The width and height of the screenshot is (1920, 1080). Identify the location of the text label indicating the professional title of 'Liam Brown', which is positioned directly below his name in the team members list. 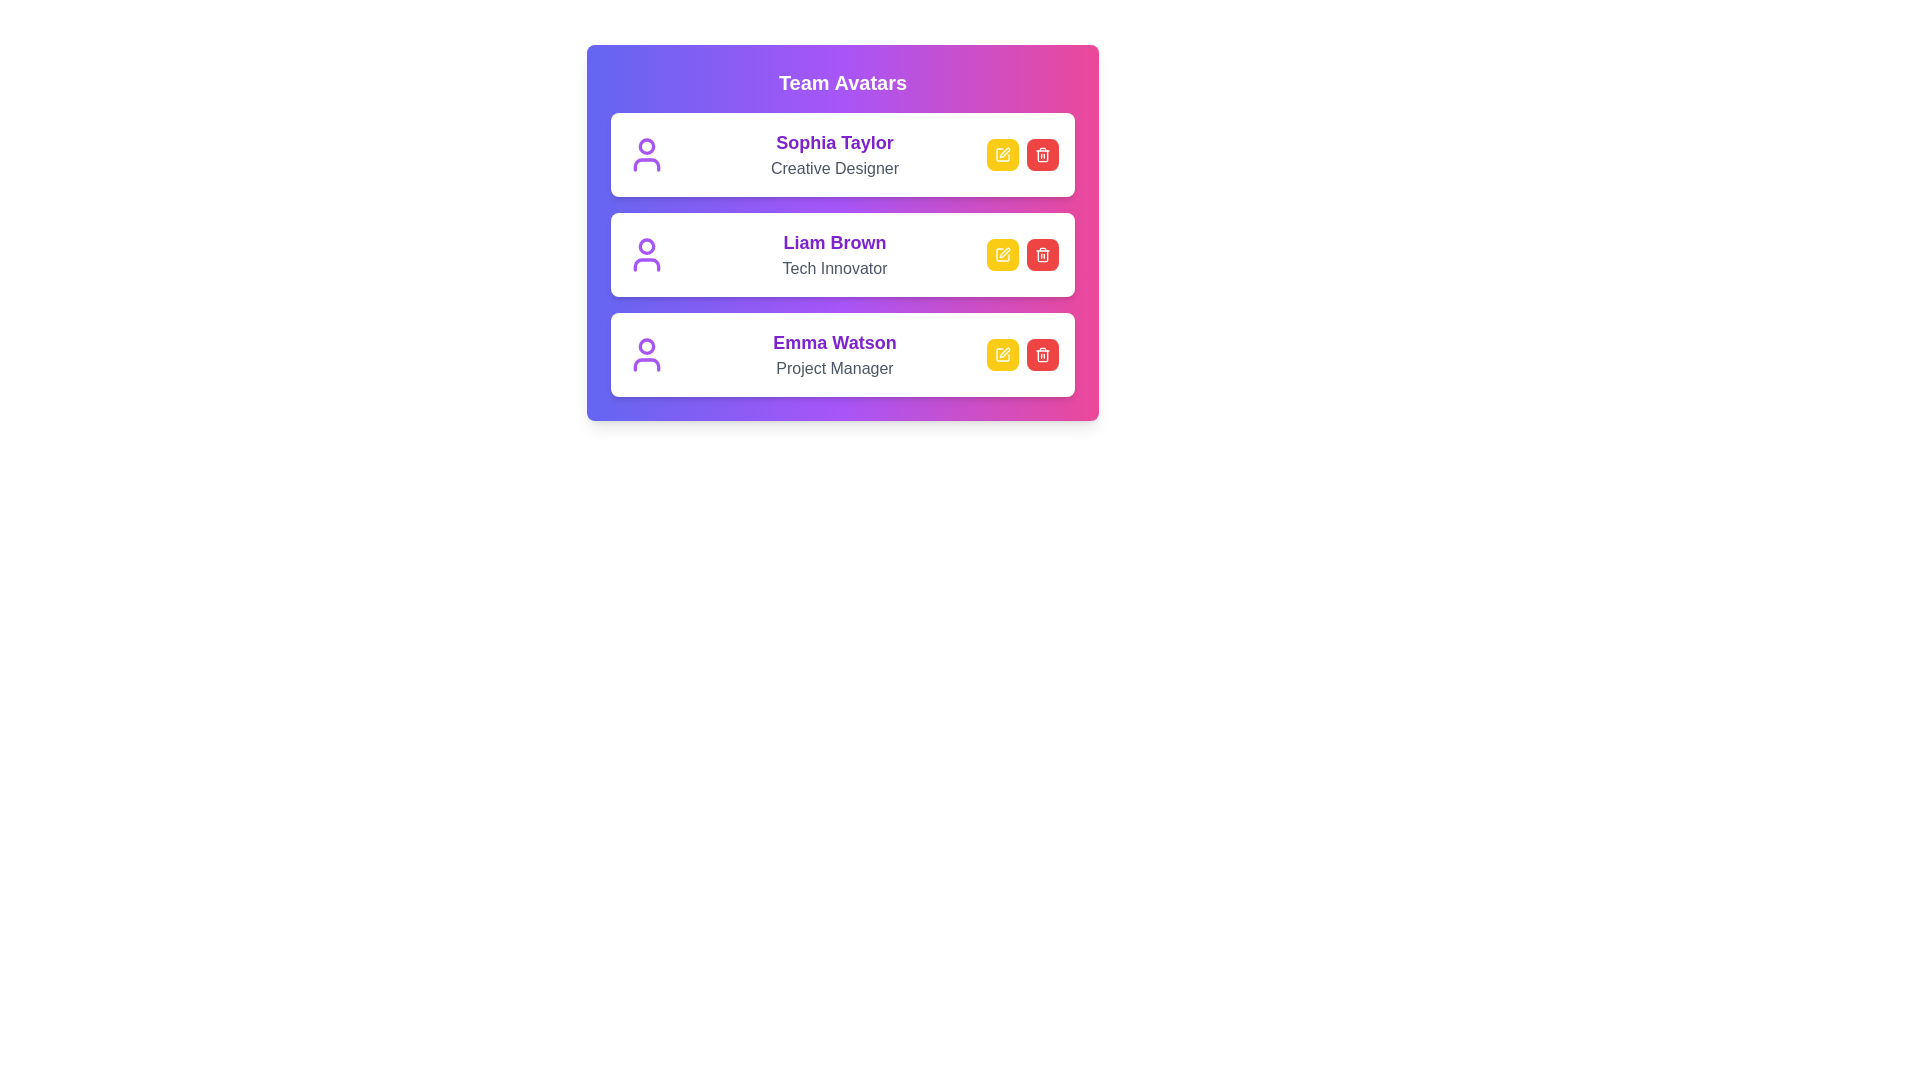
(835, 268).